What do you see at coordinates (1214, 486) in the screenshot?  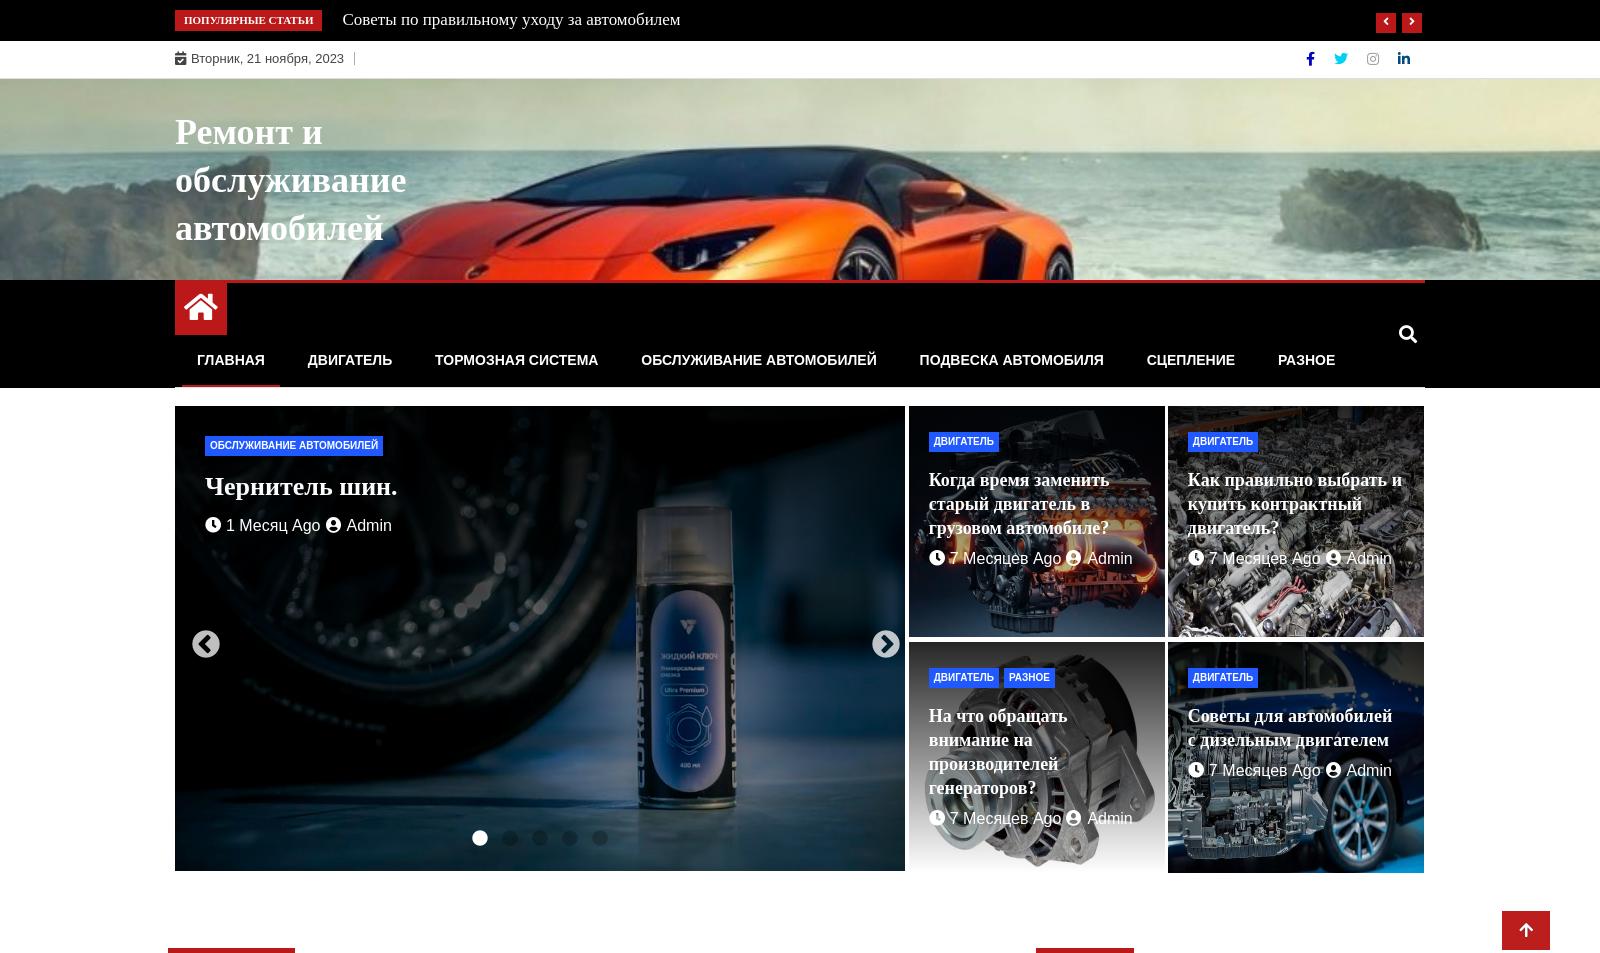 I see `'Техническое обслуживание Мерседес в Москве.'` at bounding box center [1214, 486].